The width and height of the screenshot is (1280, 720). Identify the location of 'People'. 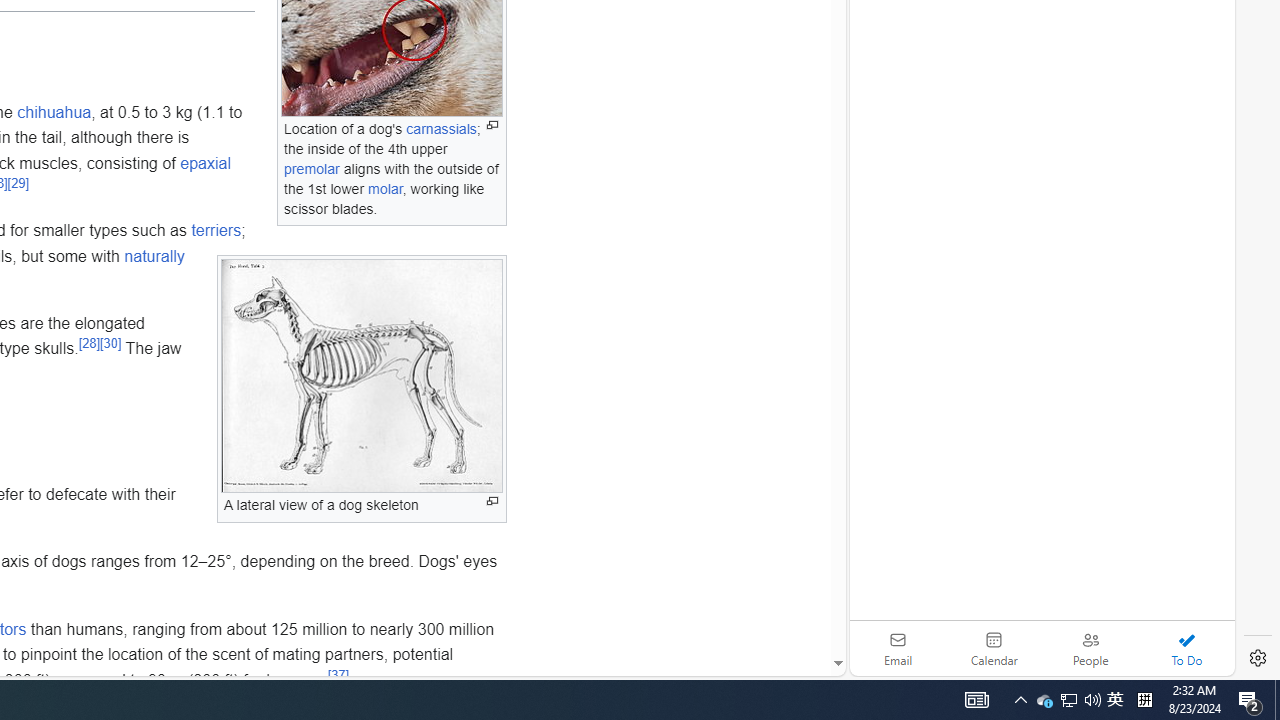
(1089, 648).